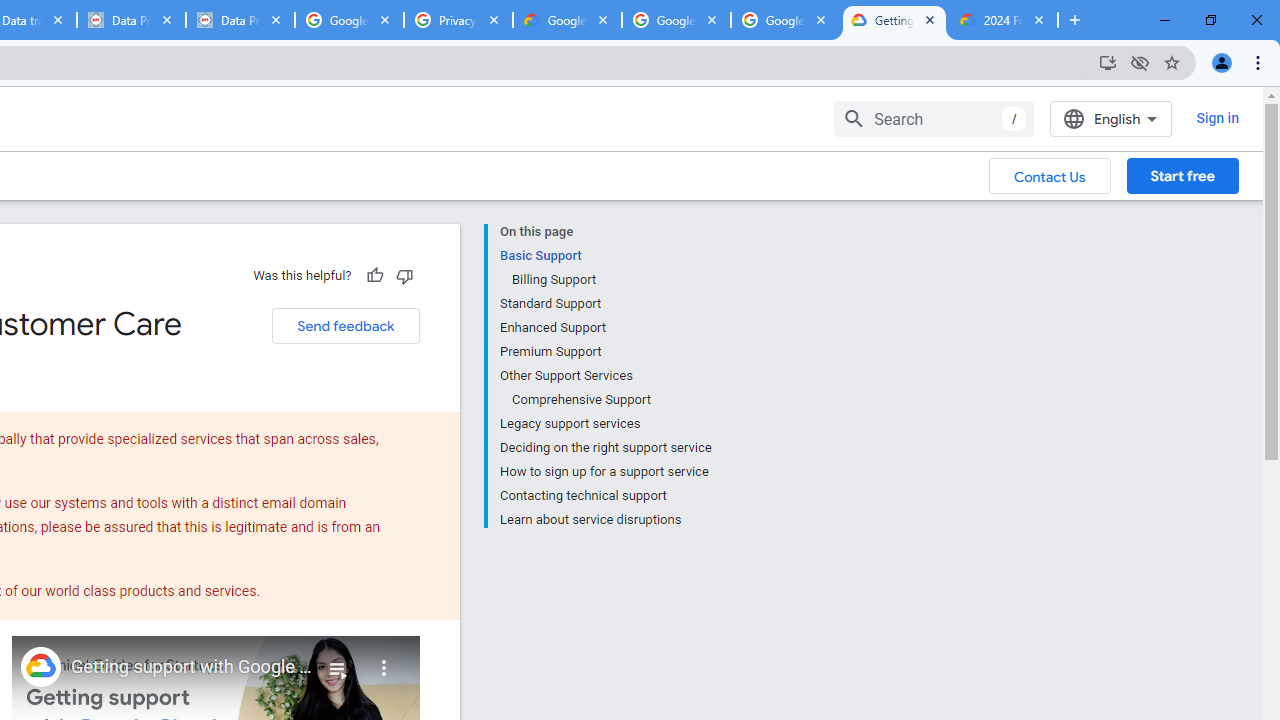 The image size is (1280, 720). I want to click on 'Playlist', so click(337, 660).